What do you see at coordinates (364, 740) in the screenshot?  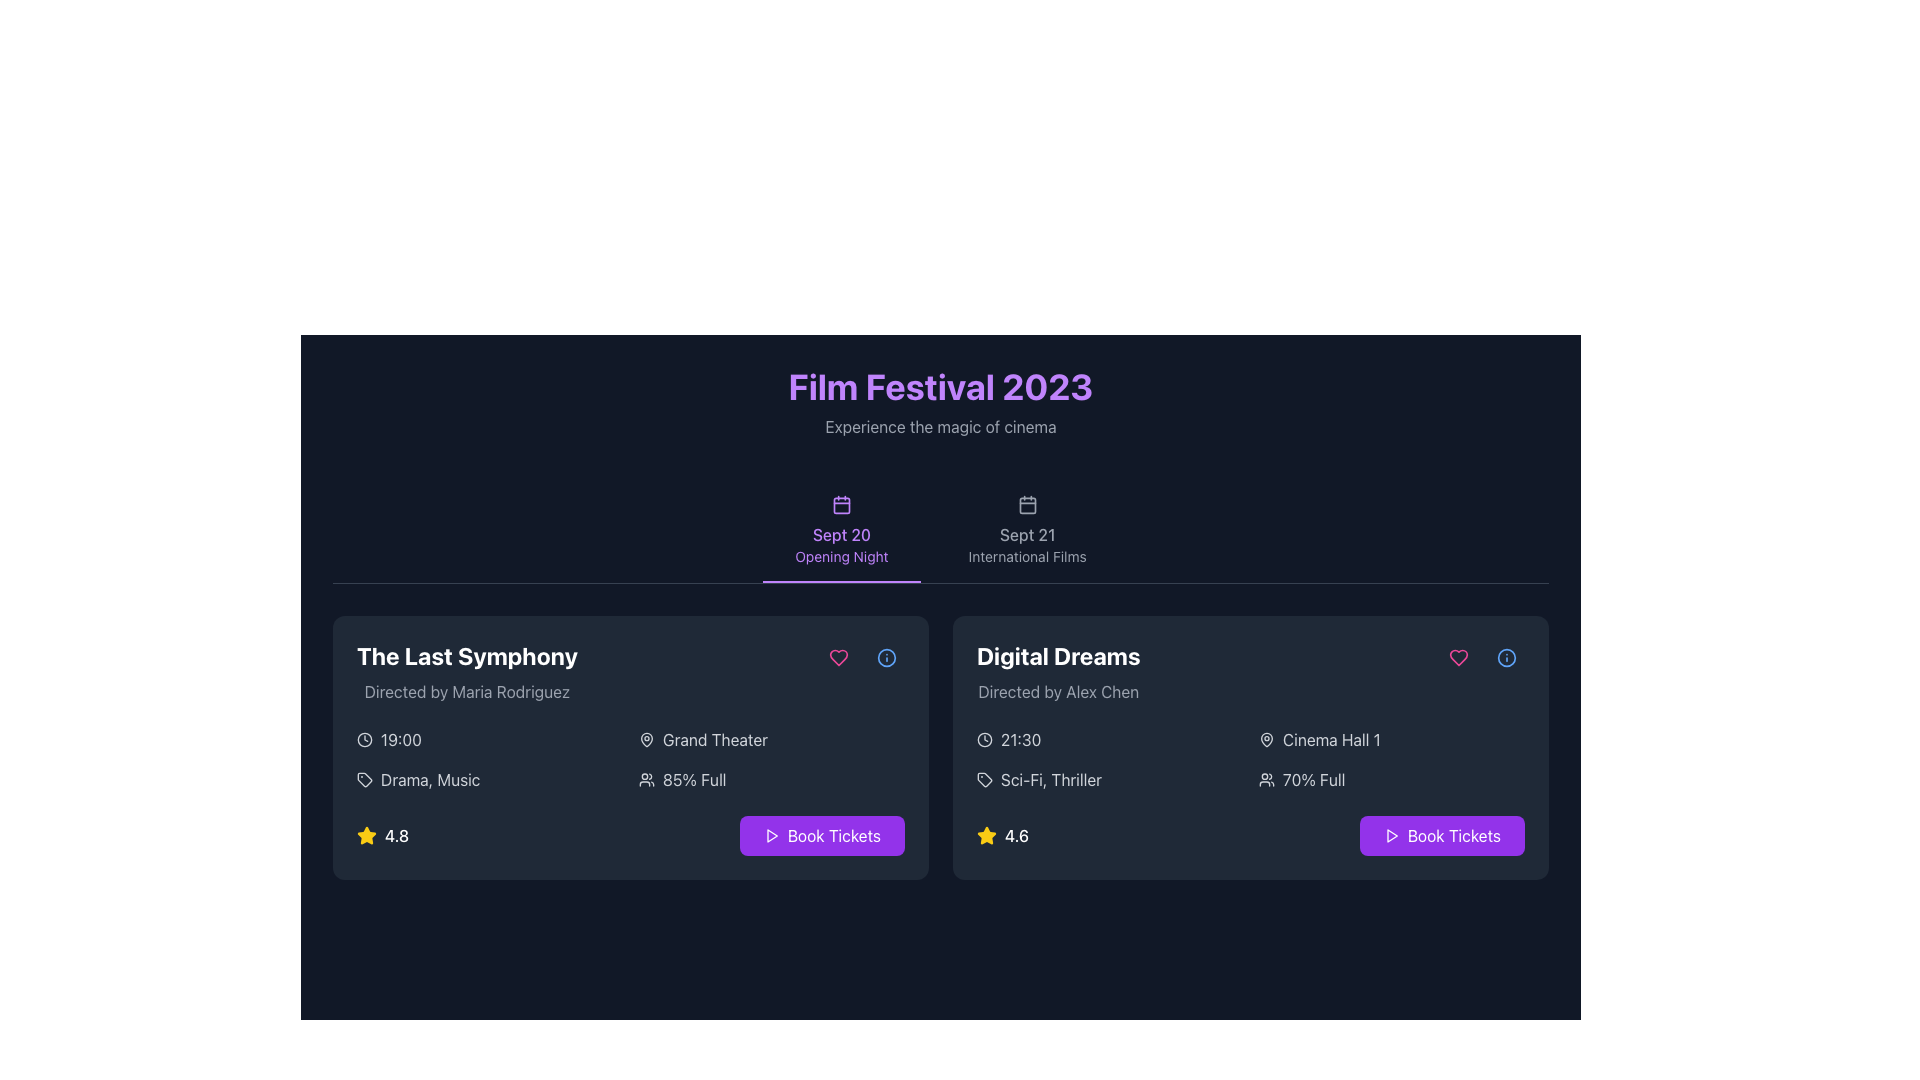 I see `the circular face of the clock icon located in the top-left portion of the card describing the event 'The Last Symphony'` at bounding box center [364, 740].